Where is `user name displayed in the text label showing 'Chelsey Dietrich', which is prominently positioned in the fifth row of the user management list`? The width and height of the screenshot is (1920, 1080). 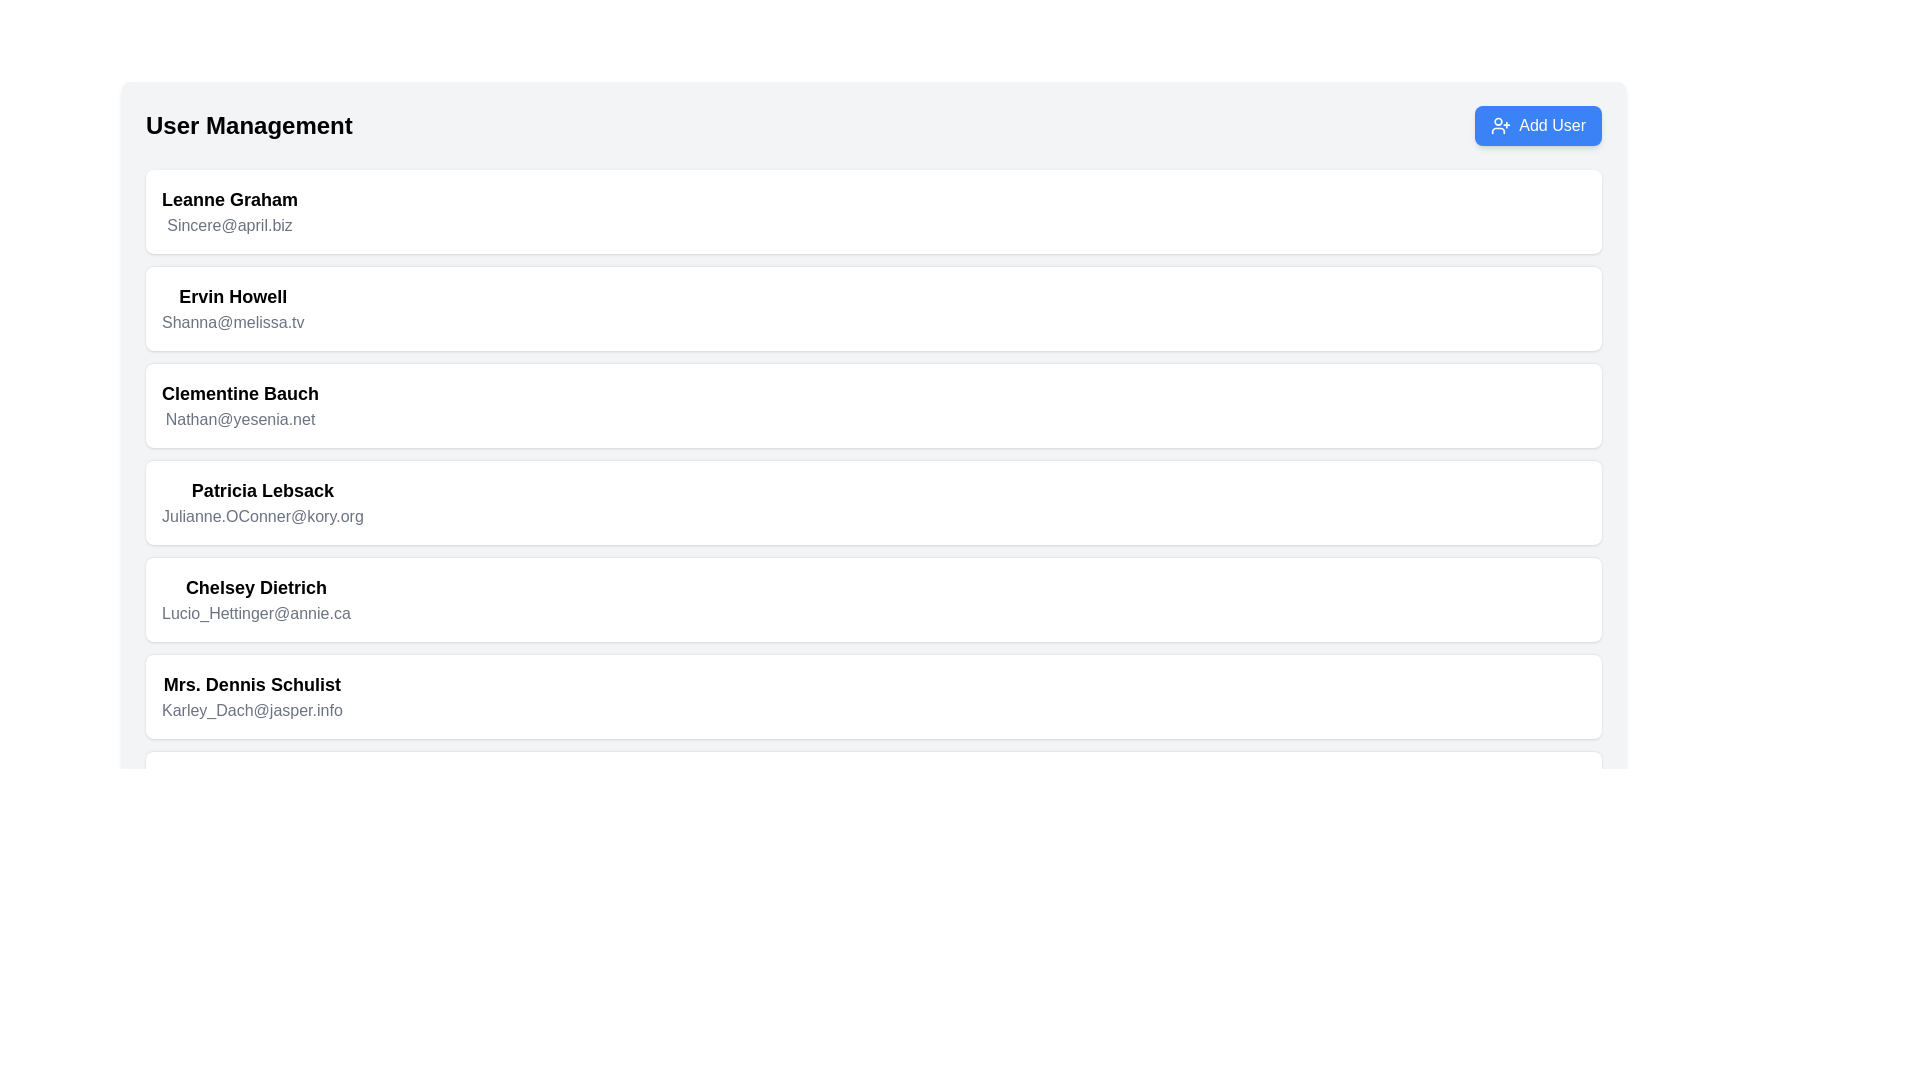 user name displayed in the text label showing 'Chelsey Dietrich', which is prominently positioned in the fifth row of the user management list is located at coordinates (255, 586).